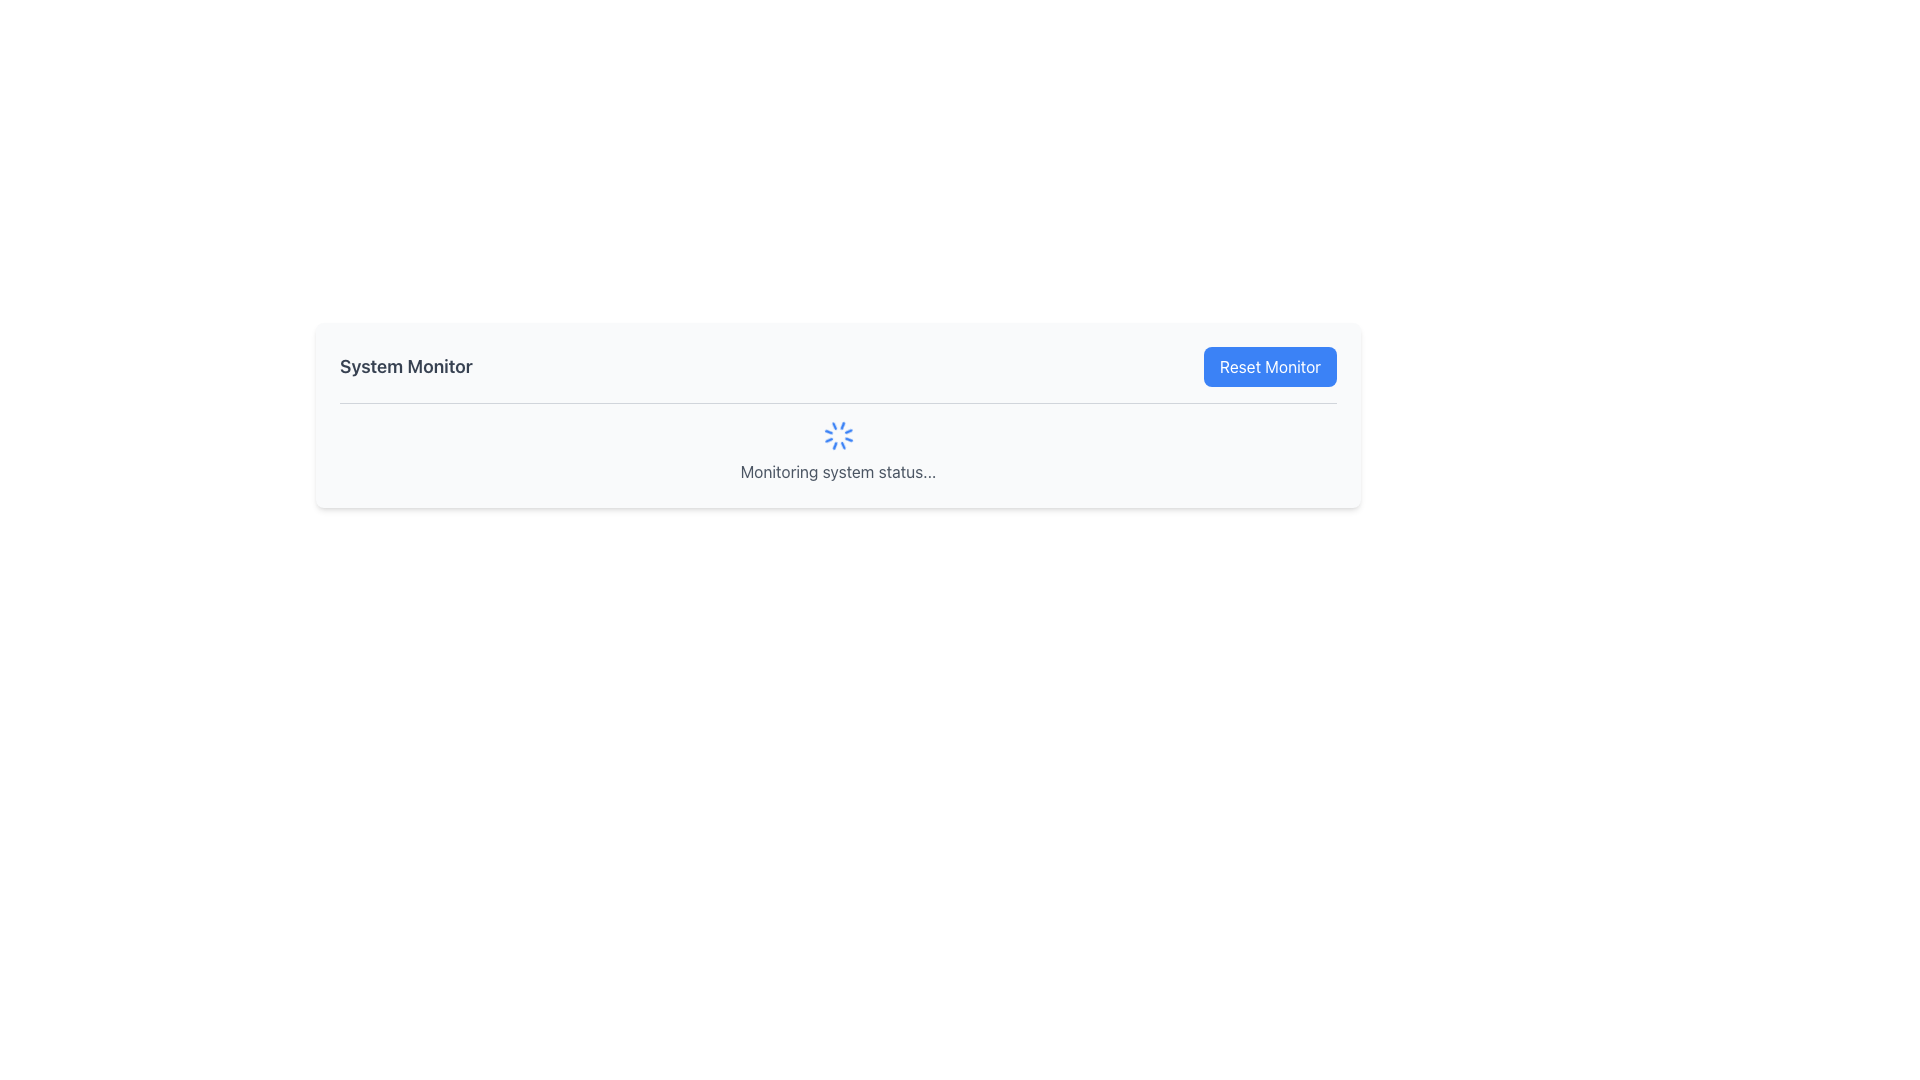 Image resolution: width=1920 pixels, height=1080 pixels. Describe the element at coordinates (838, 471) in the screenshot. I see `the status message text located below the spinning loader icon` at that location.